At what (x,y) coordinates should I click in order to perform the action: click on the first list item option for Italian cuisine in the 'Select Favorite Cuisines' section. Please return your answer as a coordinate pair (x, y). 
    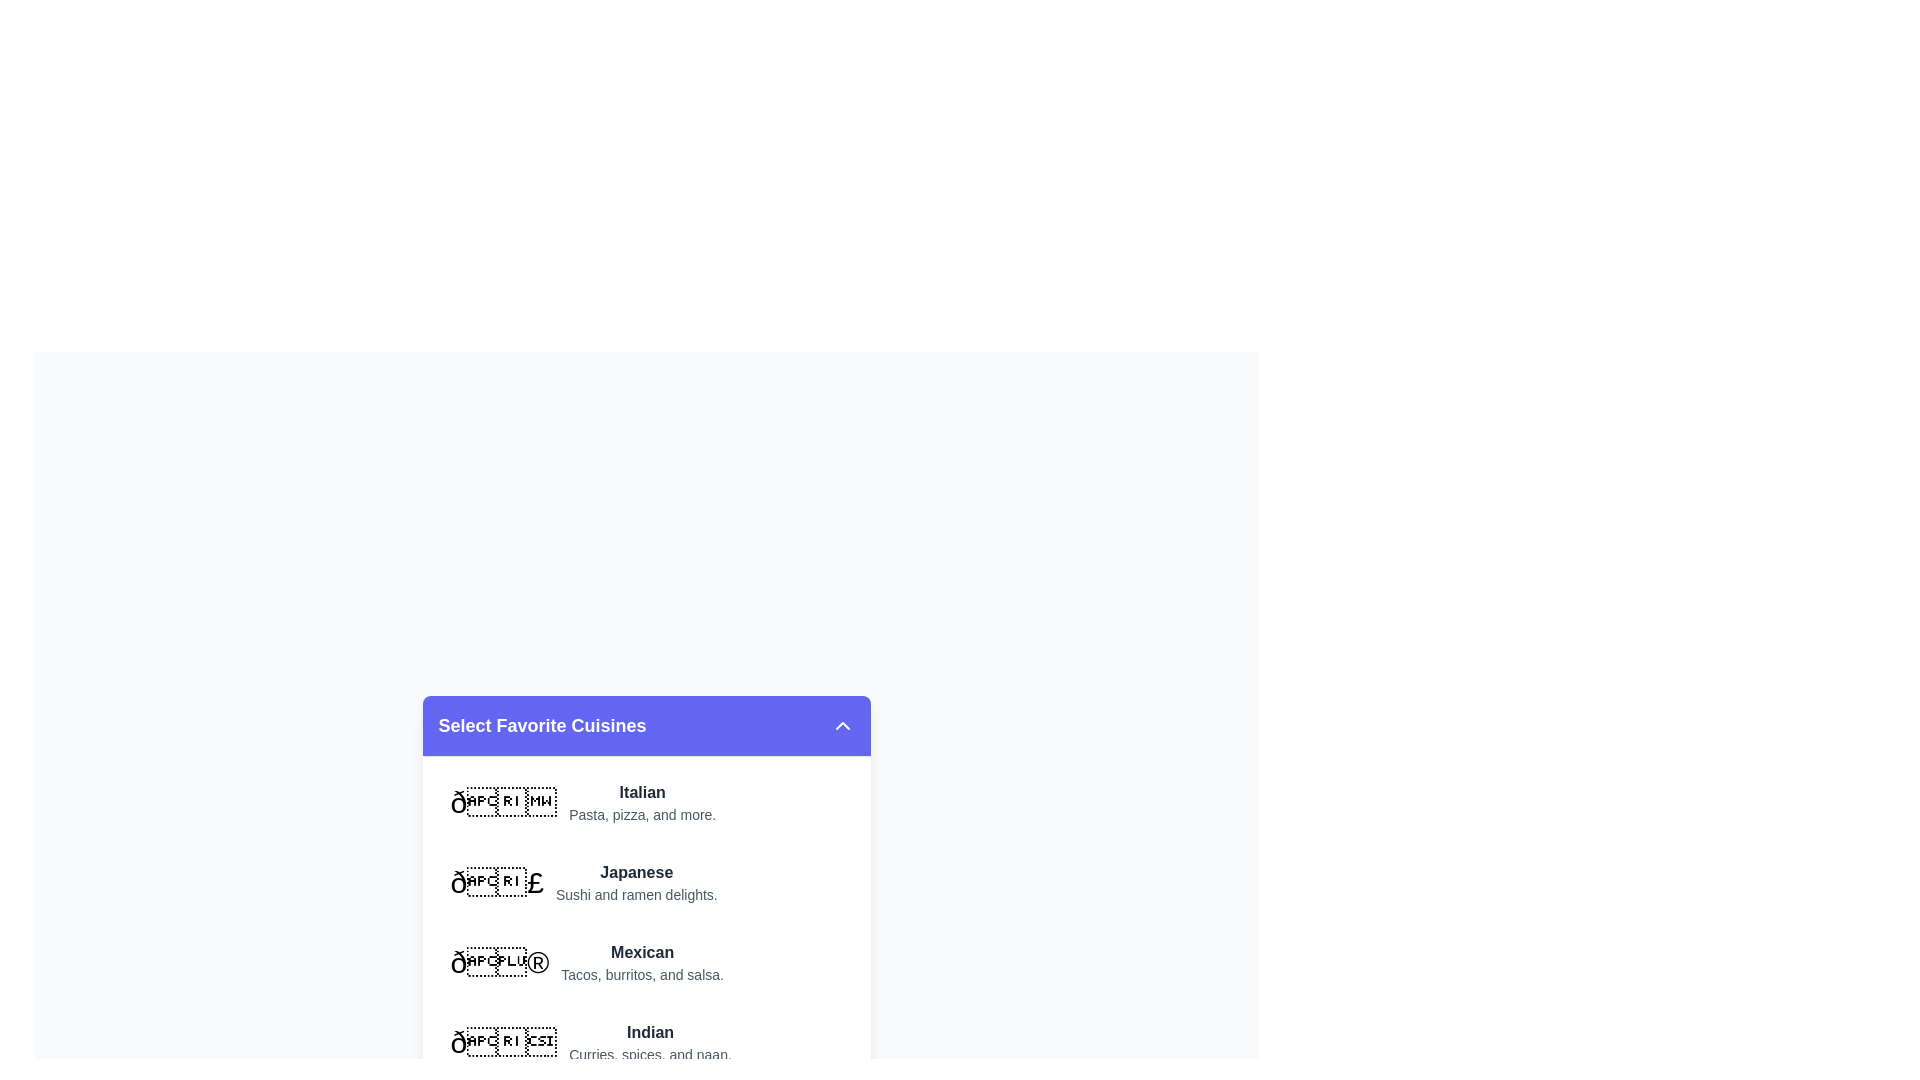
    Looking at the image, I should click on (646, 801).